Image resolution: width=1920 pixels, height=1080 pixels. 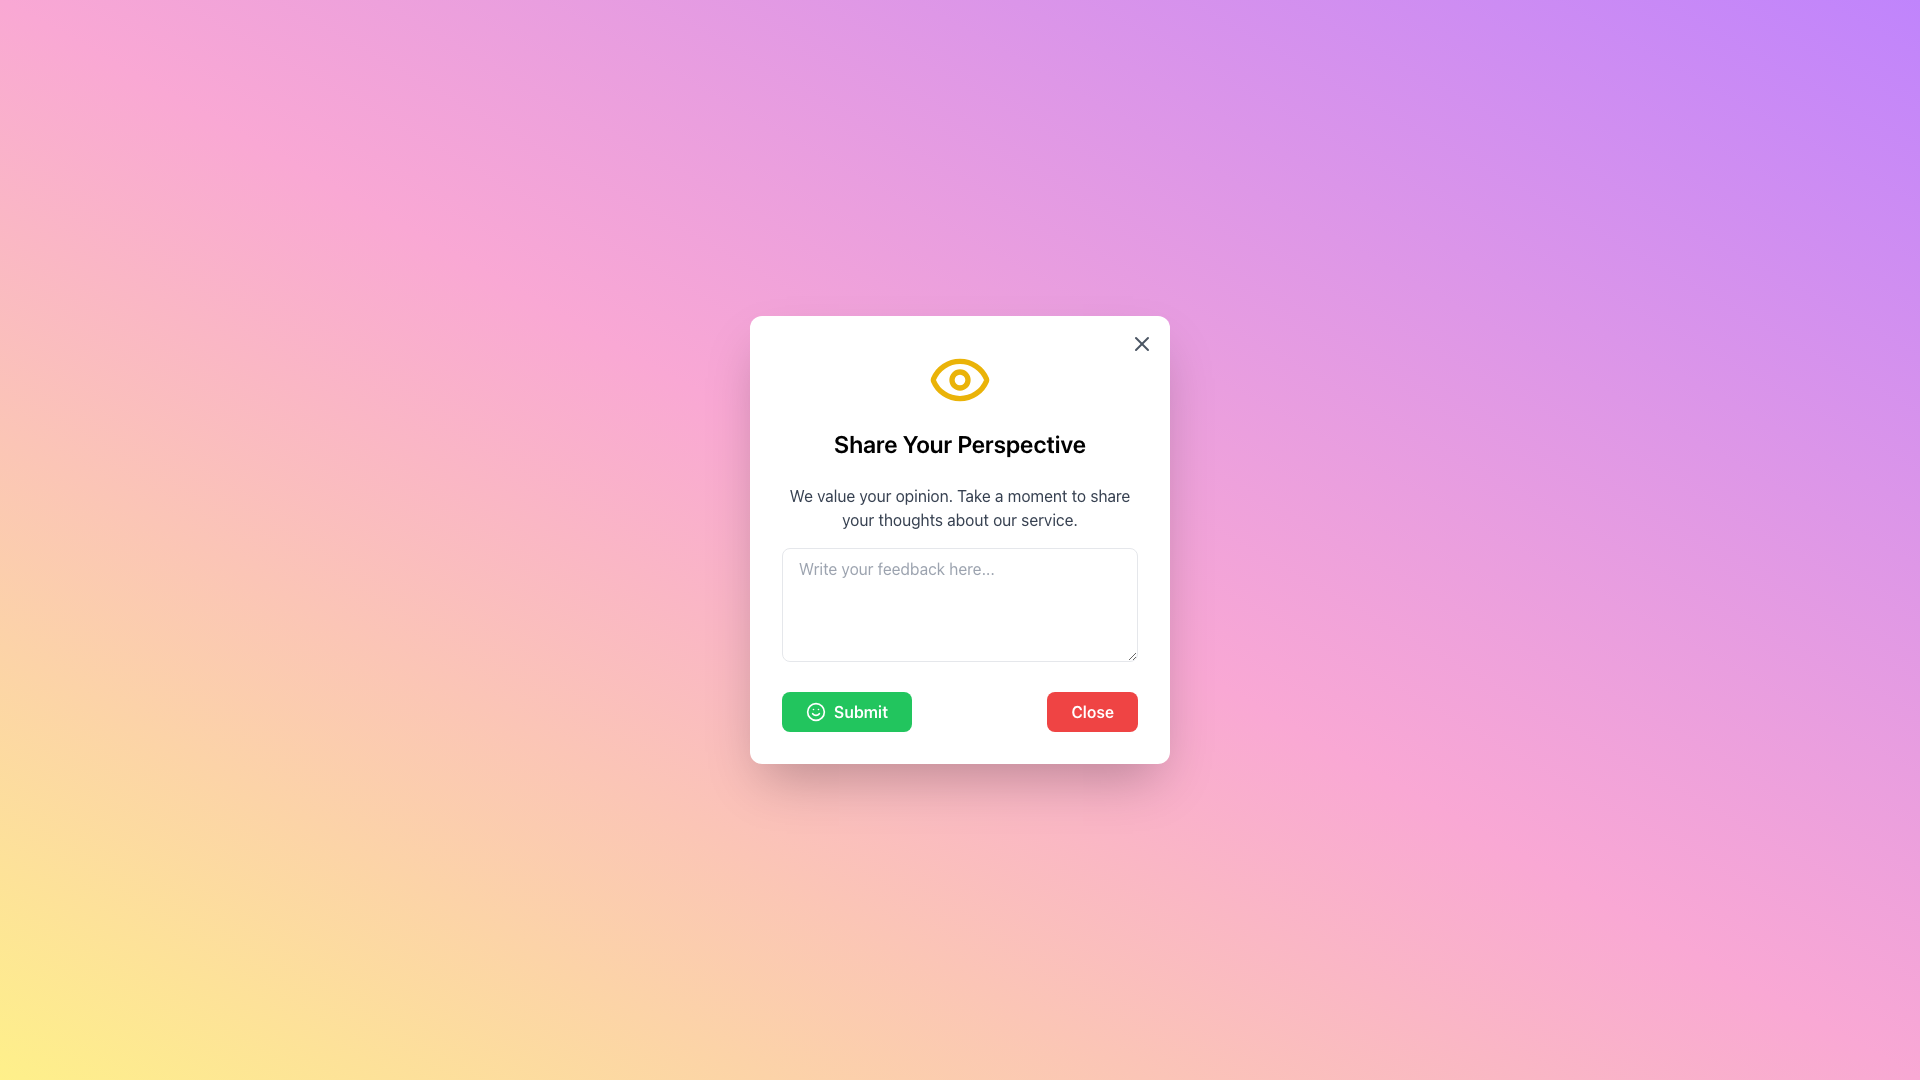 What do you see at coordinates (1142, 342) in the screenshot?
I see `the close button, depicted as an 'X' icon, located in the top-right corner of the modal dialog window to change its color` at bounding box center [1142, 342].